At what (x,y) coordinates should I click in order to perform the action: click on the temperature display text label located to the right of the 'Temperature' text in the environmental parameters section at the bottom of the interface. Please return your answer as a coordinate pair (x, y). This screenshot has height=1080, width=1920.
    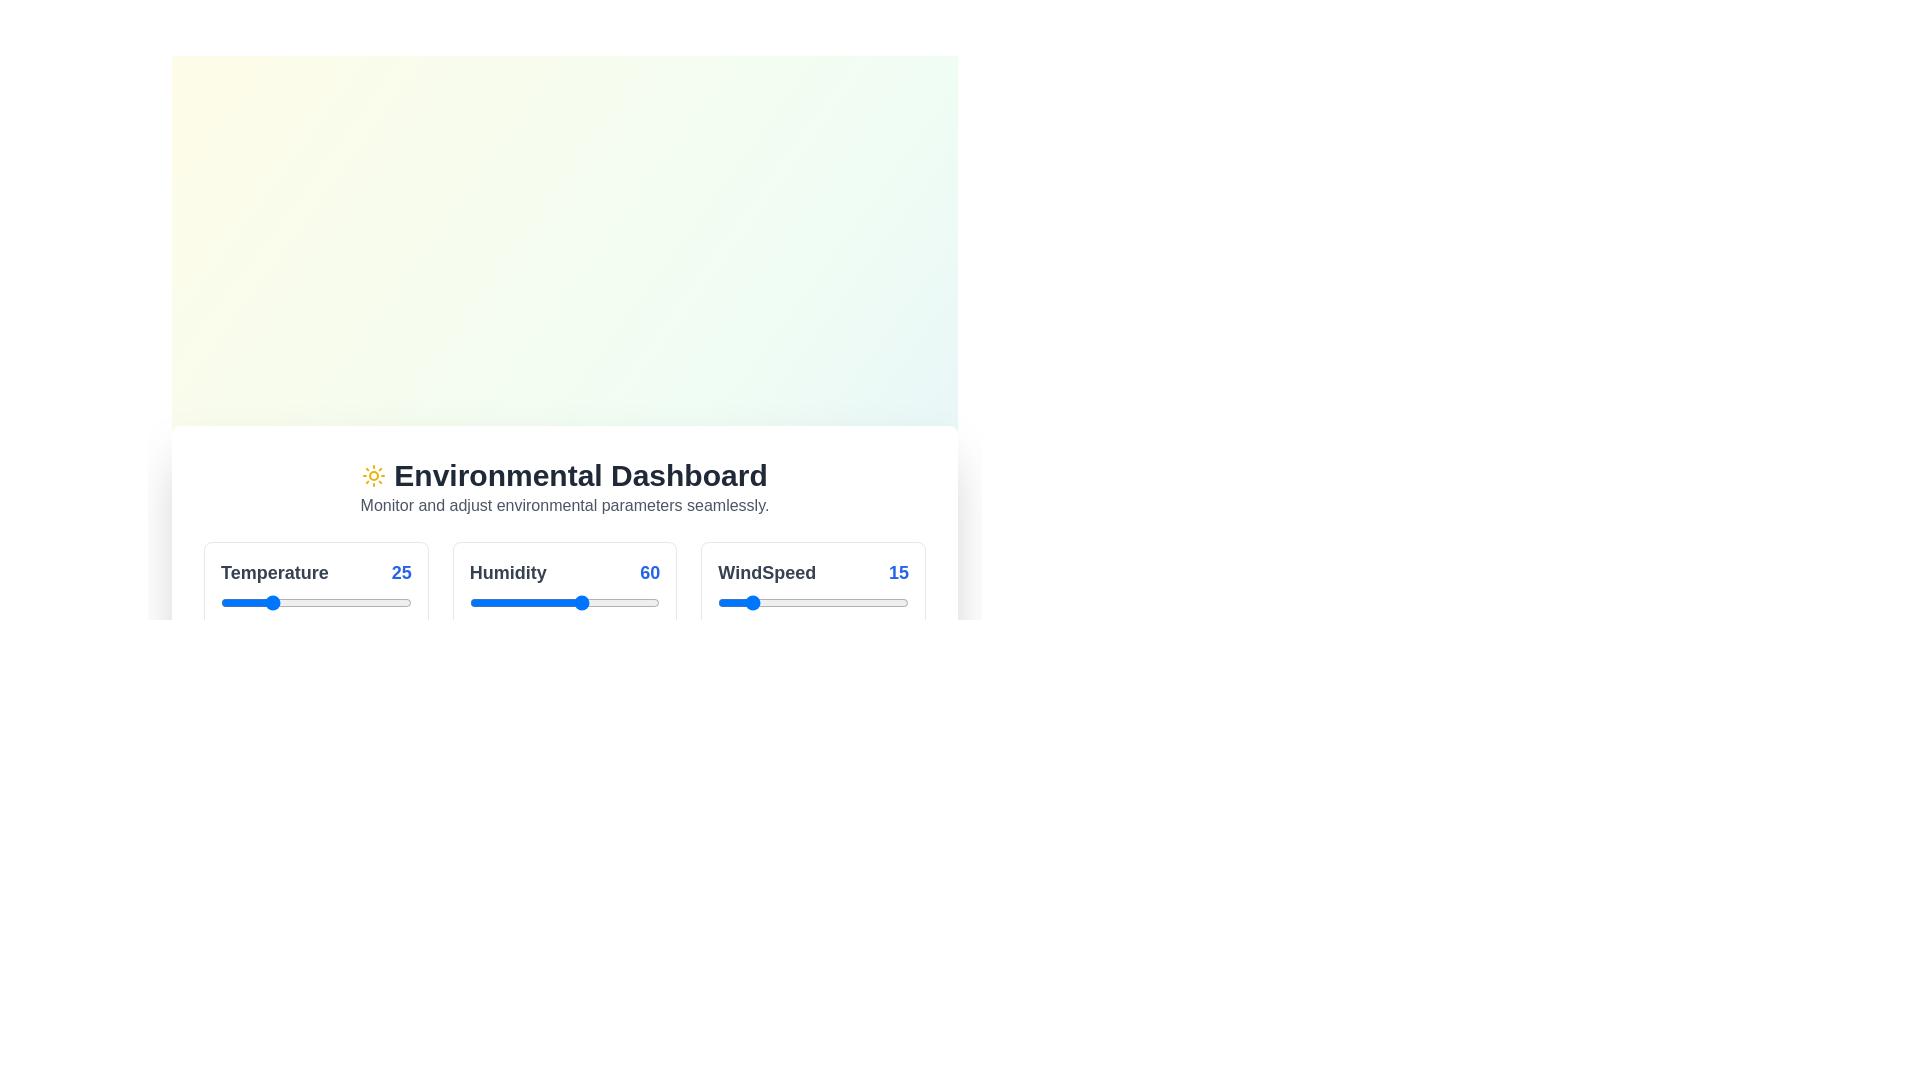
    Looking at the image, I should click on (400, 572).